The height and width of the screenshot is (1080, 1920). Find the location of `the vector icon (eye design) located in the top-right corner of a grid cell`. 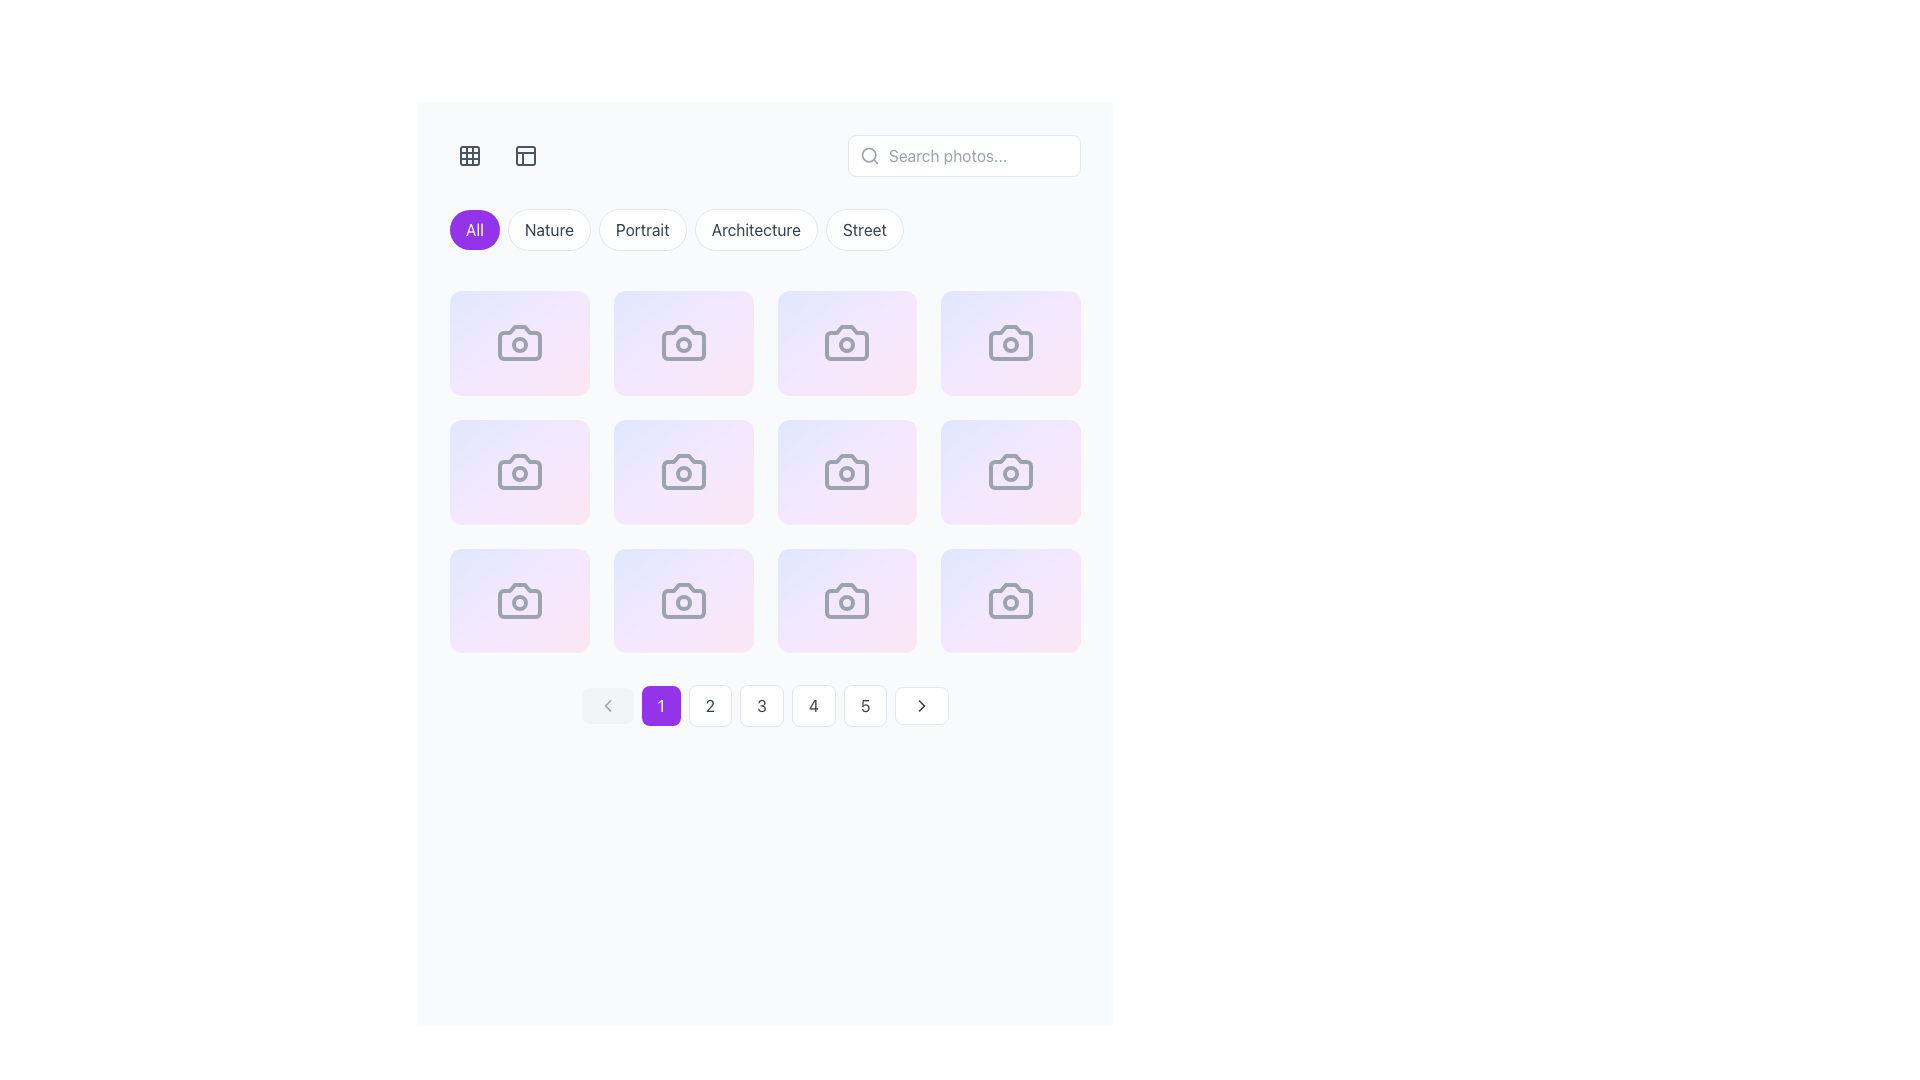

the vector icon (eye design) located in the top-right corner of a grid cell is located at coordinates (1065, 362).